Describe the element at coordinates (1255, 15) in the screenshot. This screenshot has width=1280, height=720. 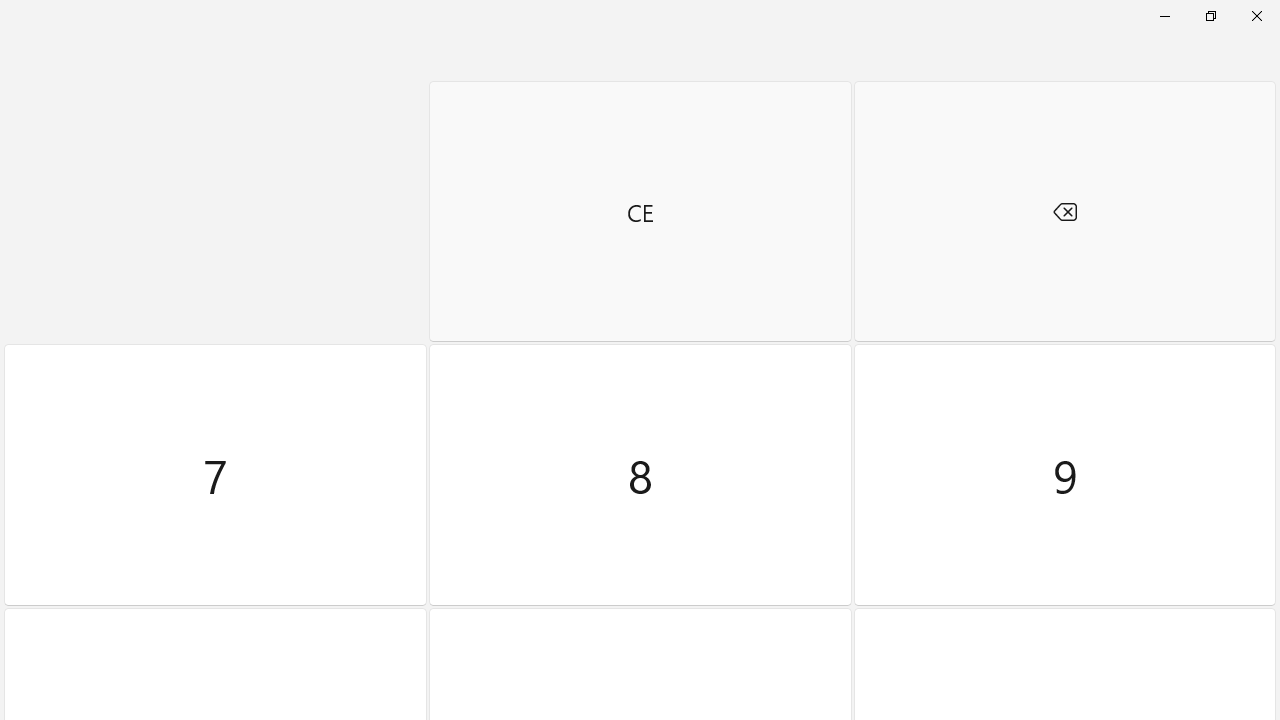
I see `'Close Calculator'` at that location.